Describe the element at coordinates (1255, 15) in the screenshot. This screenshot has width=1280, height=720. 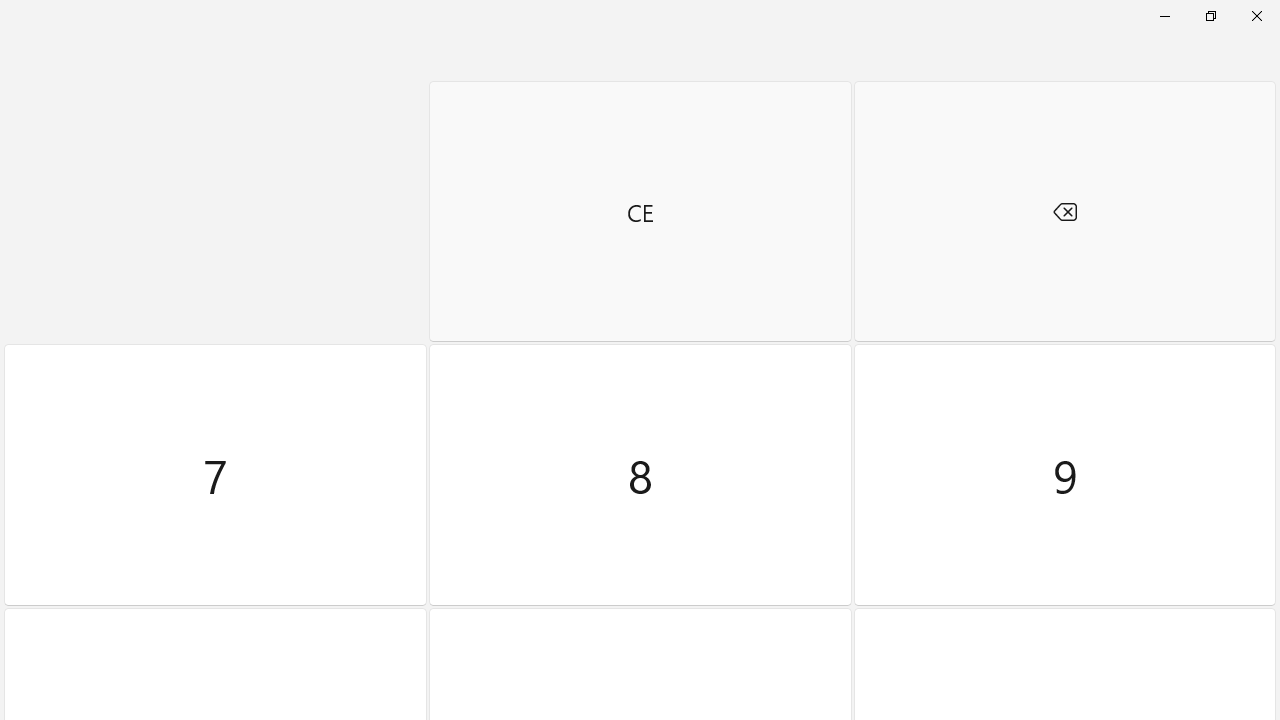
I see `'Close Calculator'` at that location.